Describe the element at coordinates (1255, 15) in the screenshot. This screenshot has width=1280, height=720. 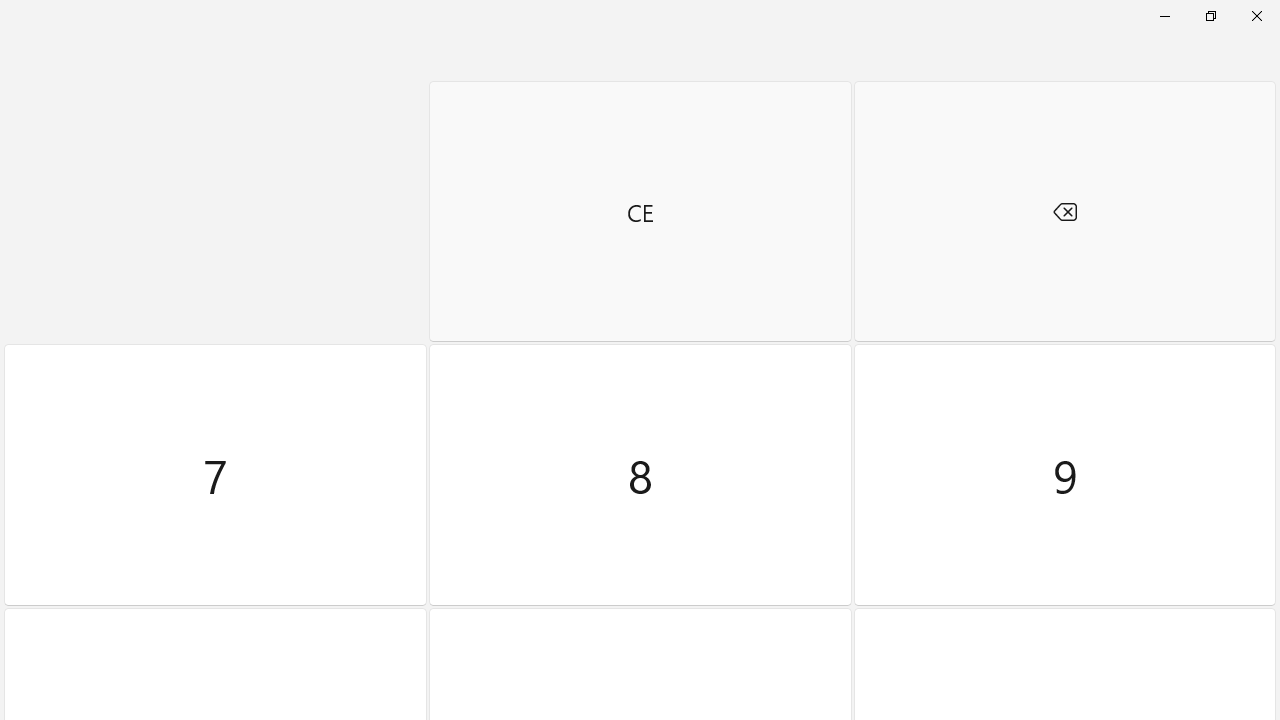
I see `'Close Calculator'` at that location.